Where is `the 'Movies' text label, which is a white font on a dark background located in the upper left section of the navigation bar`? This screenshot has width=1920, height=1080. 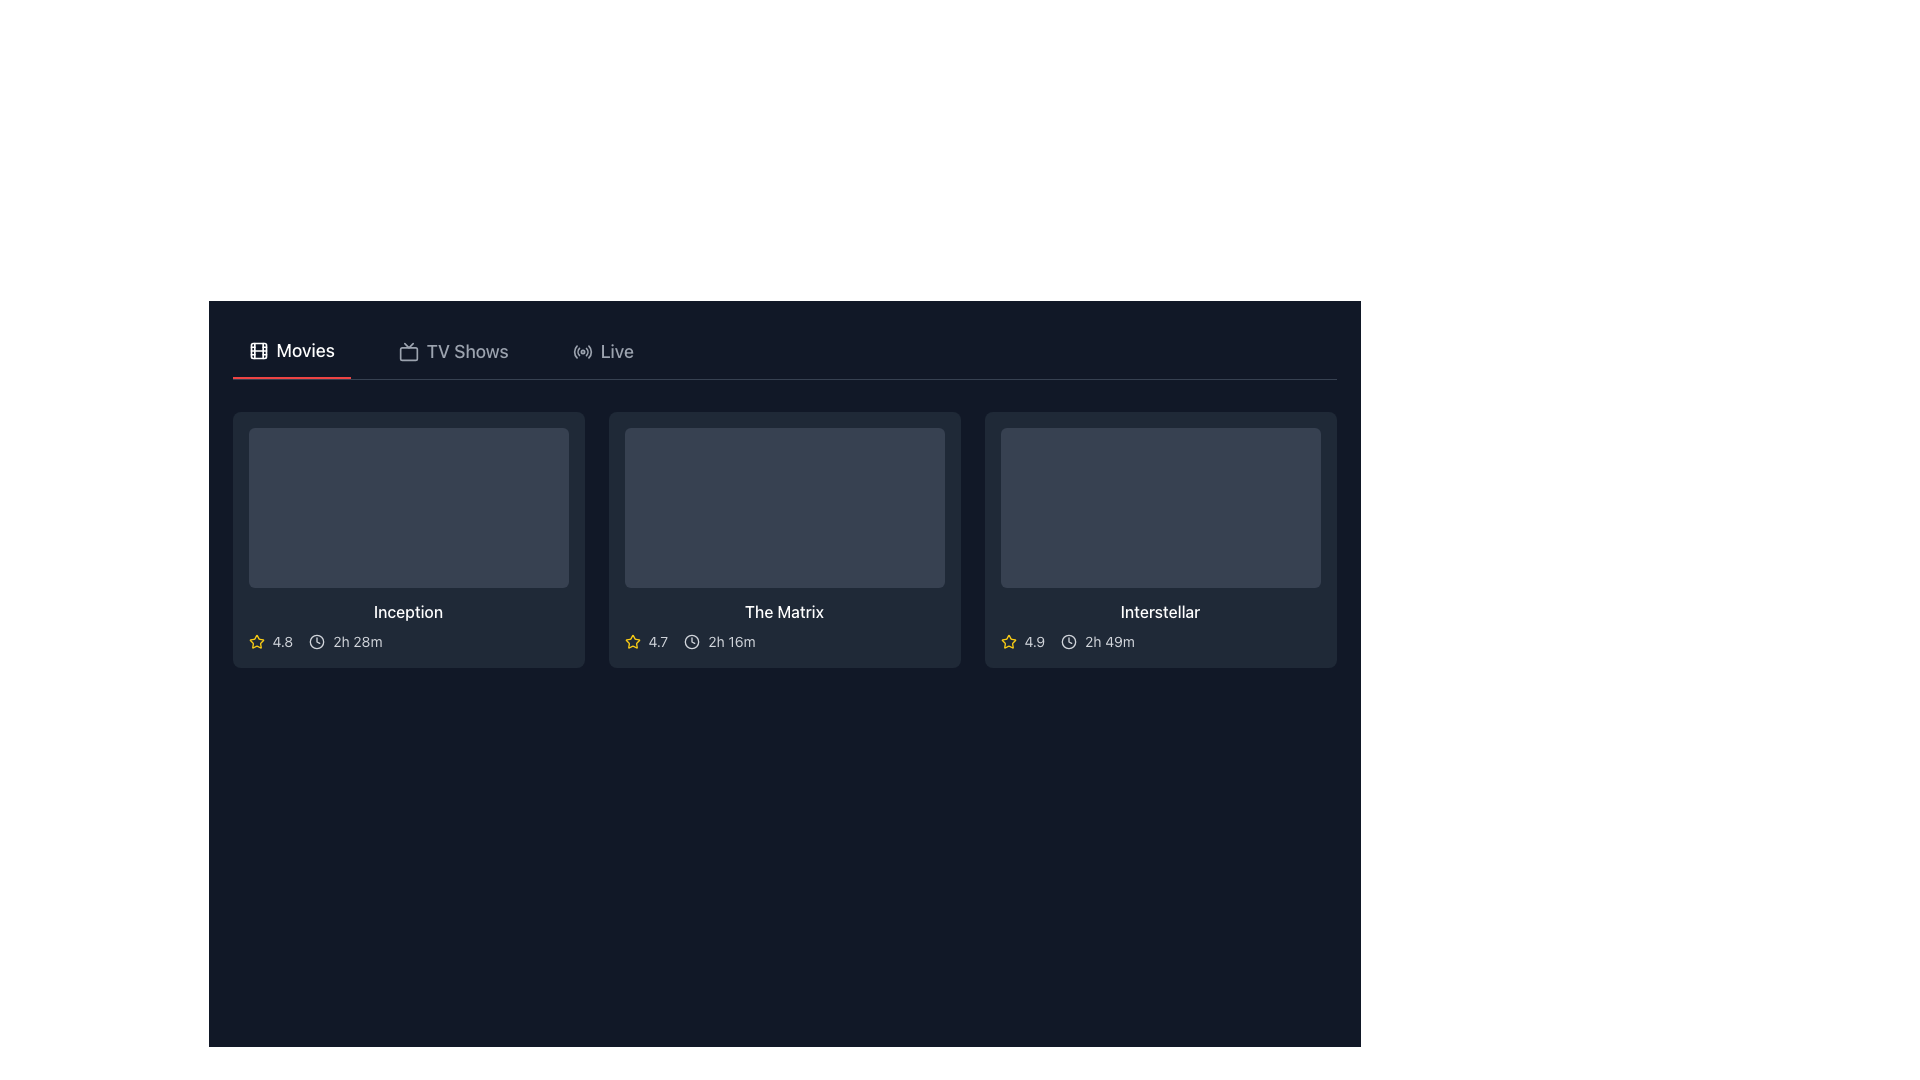
the 'Movies' text label, which is a white font on a dark background located in the upper left section of the navigation bar is located at coordinates (304, 350).